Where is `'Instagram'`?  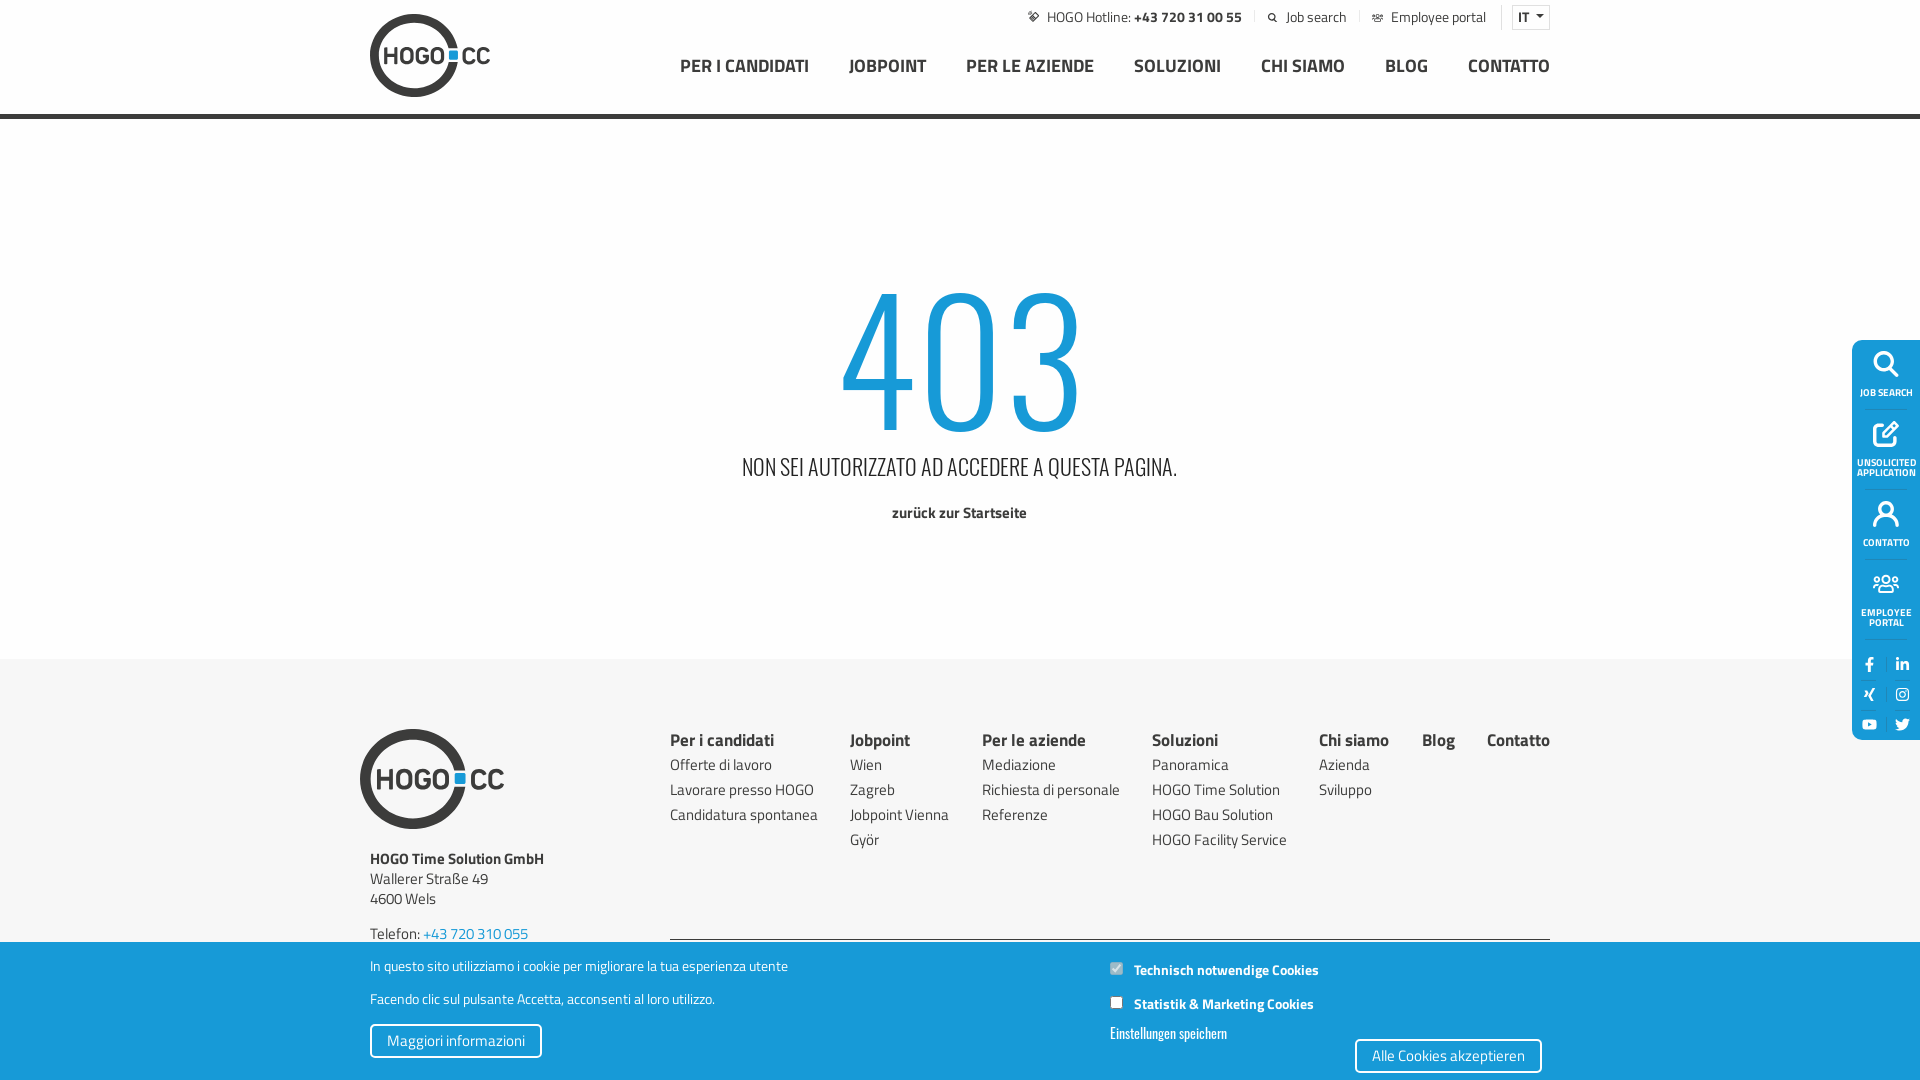
'Instagram' is located at coordinates (1901, 693).